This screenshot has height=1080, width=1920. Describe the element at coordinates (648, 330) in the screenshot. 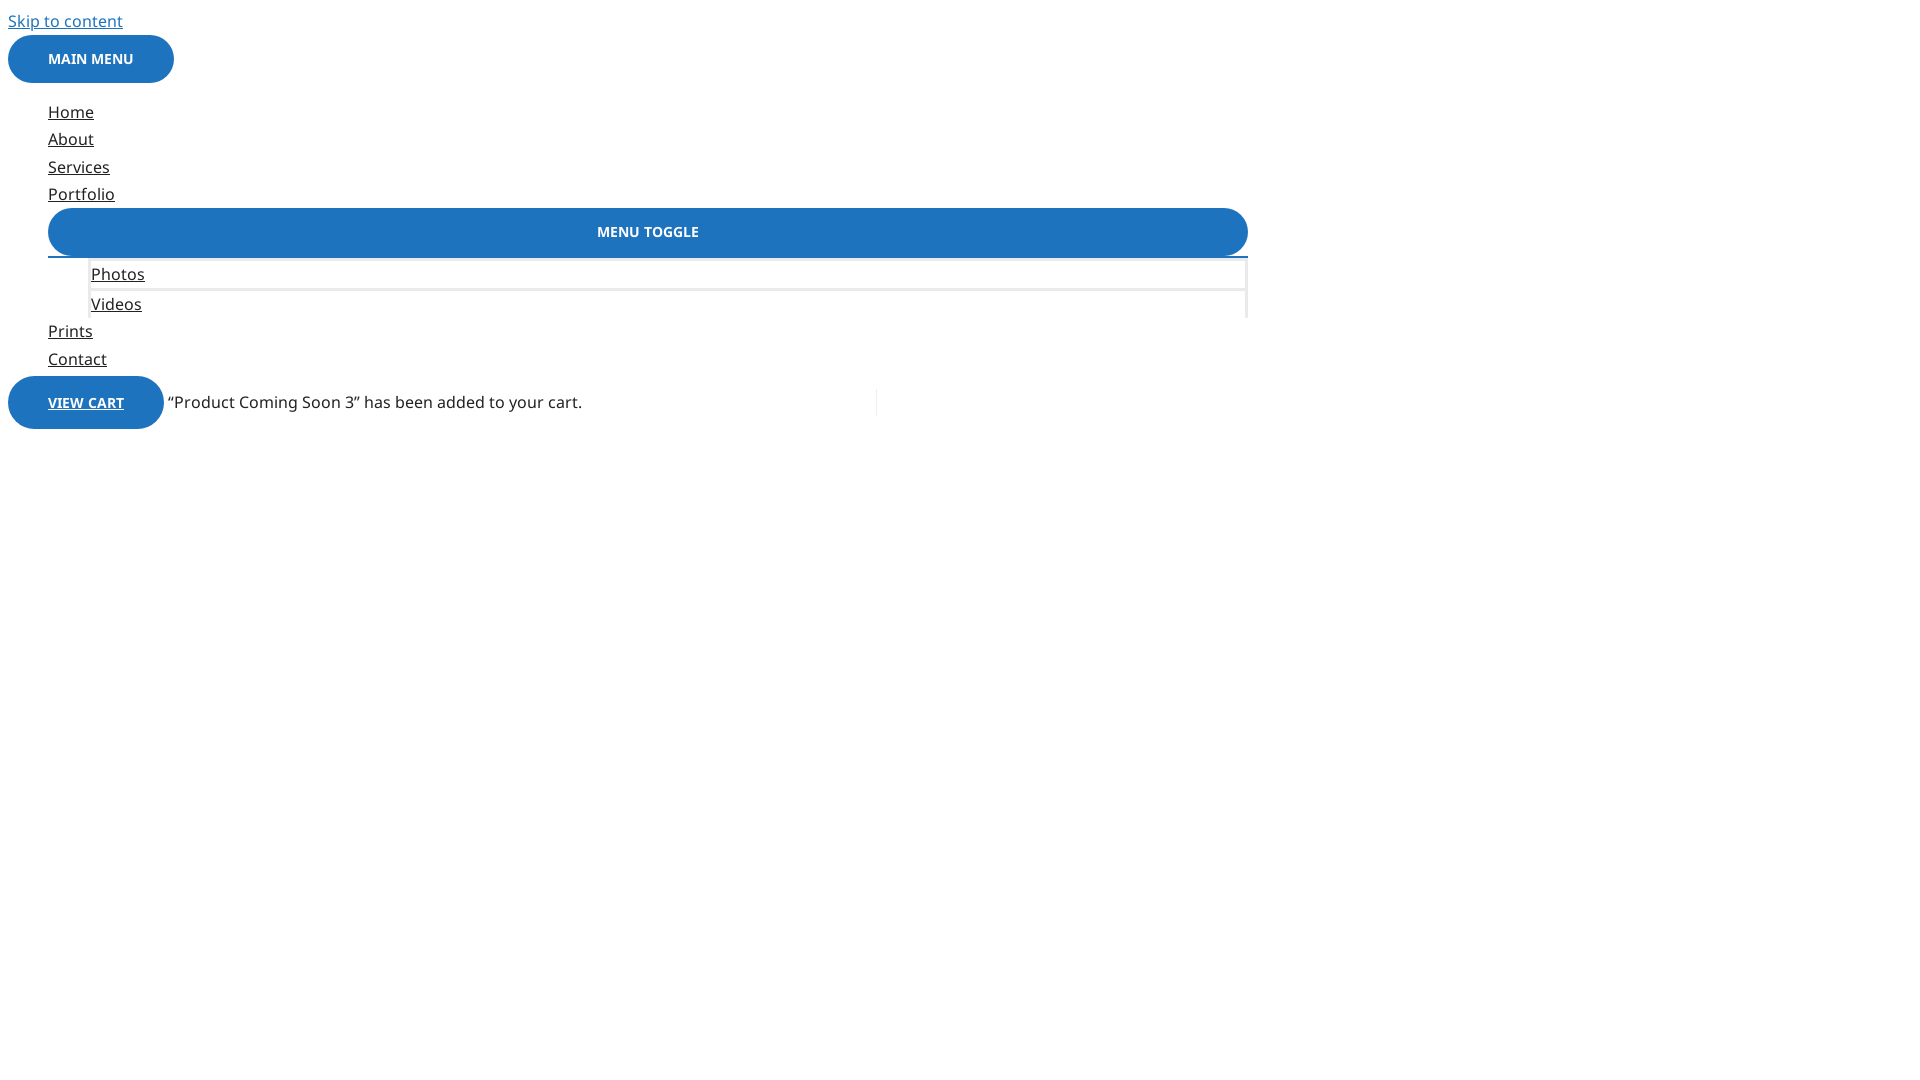

I see `'Prints'` at that location.